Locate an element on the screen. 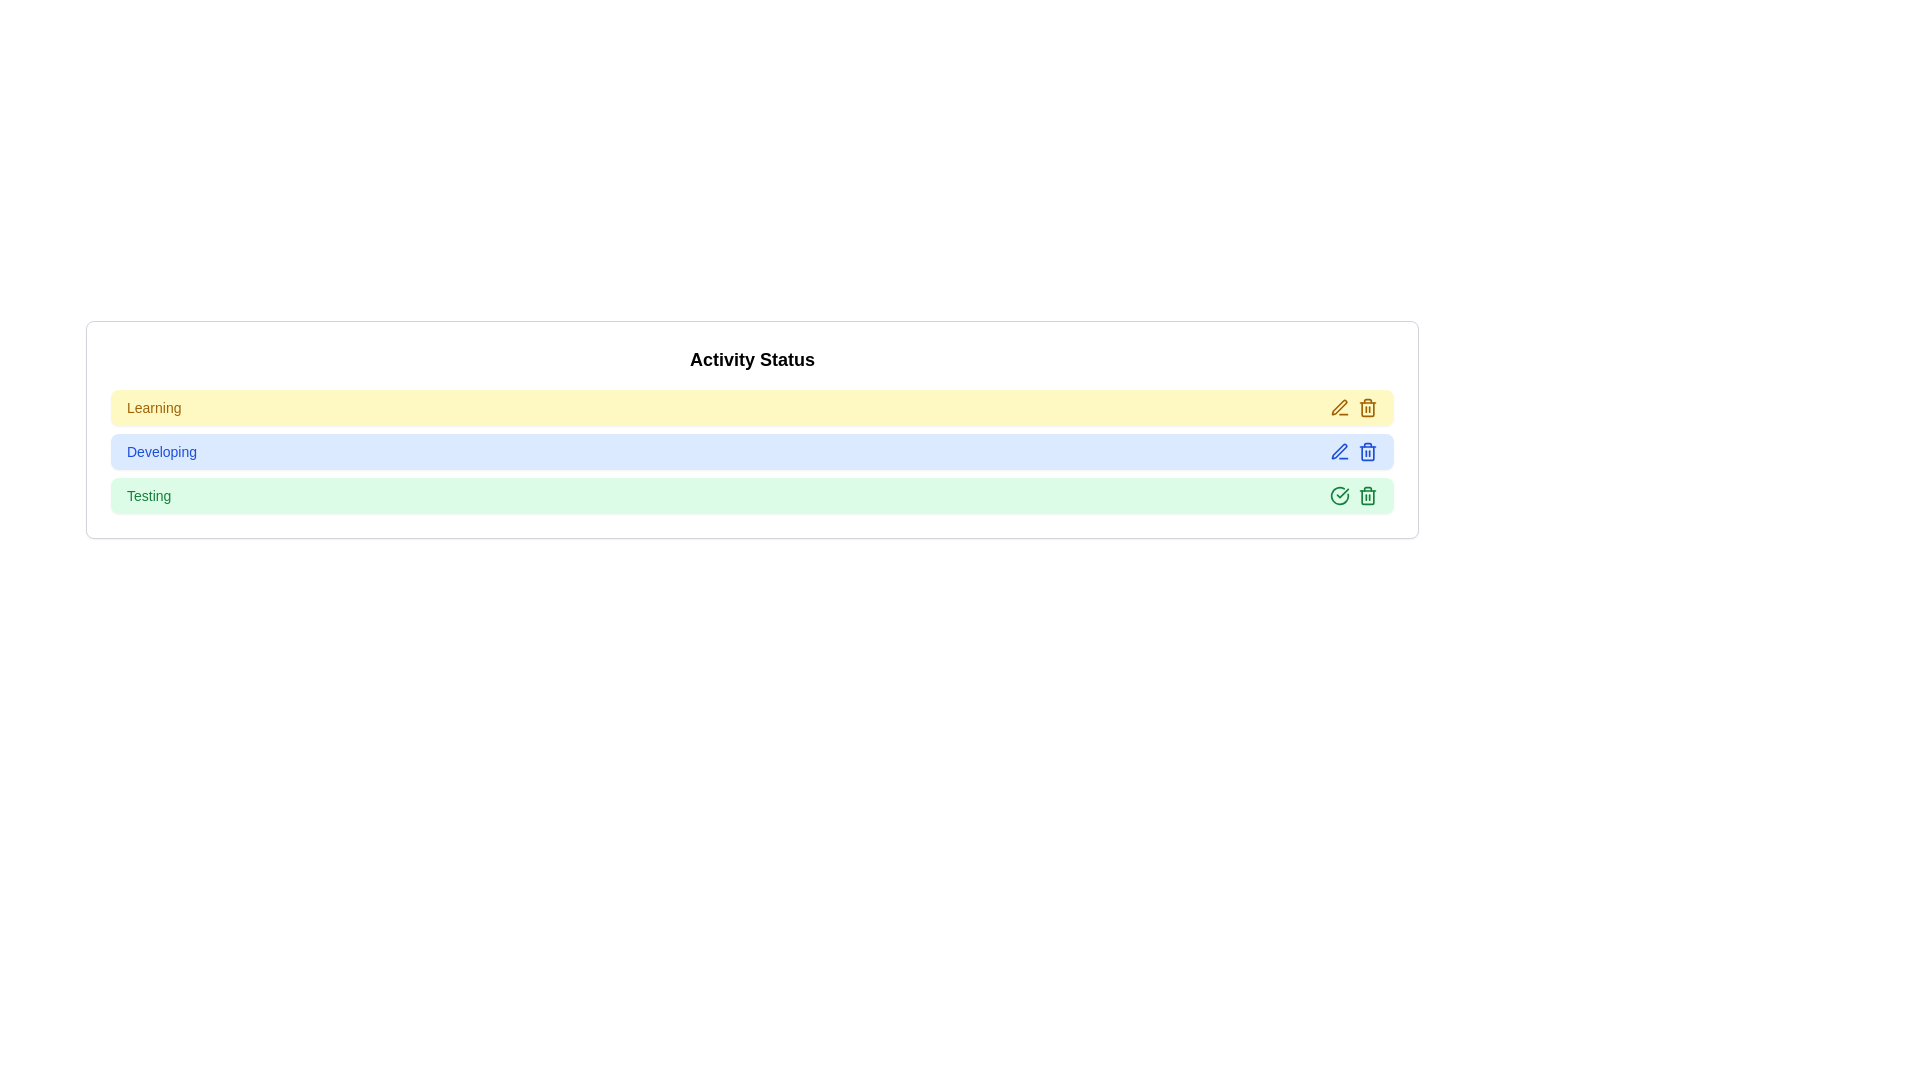 The image size is (1920, 1080). edit icon for the item labeled 'Developing' is located at coordinates (1339, 451).